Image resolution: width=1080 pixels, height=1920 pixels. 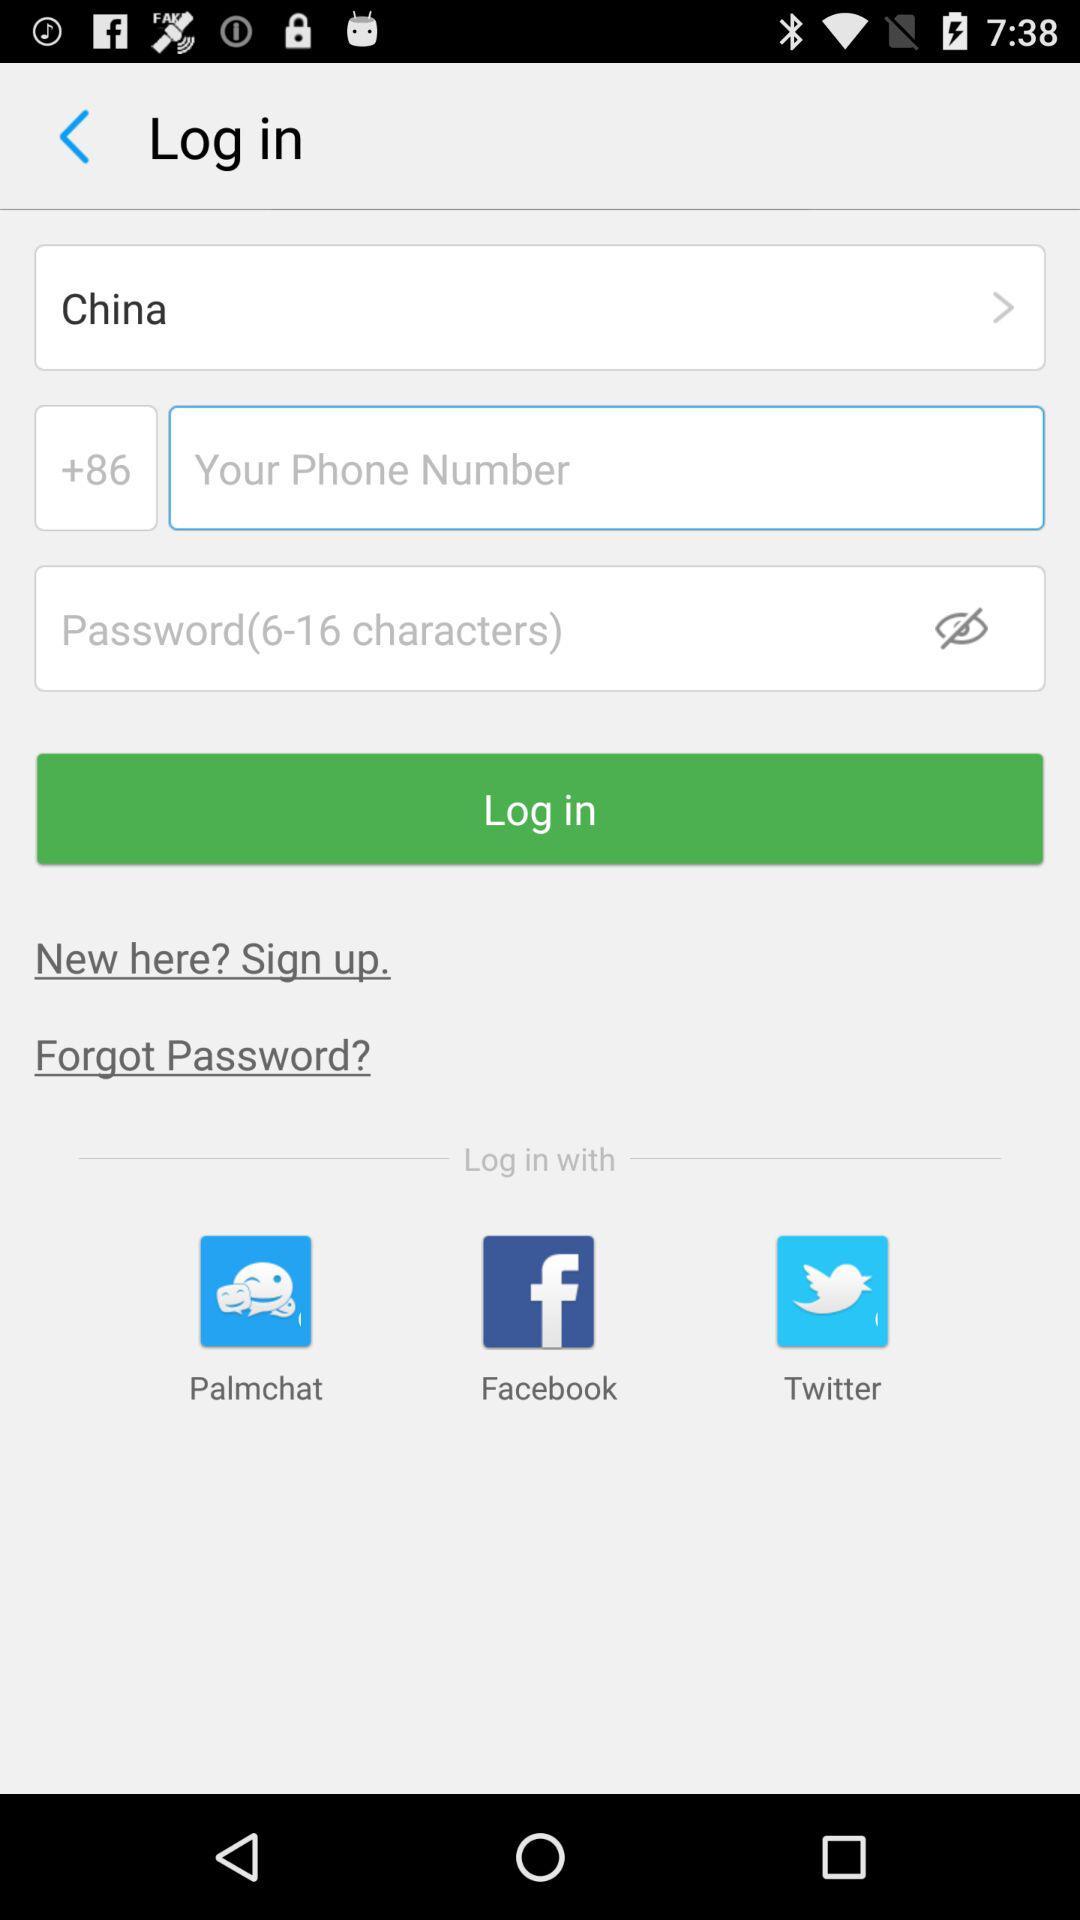 I want to click on the app below the new here sign app, so click(x=557, y=1052).